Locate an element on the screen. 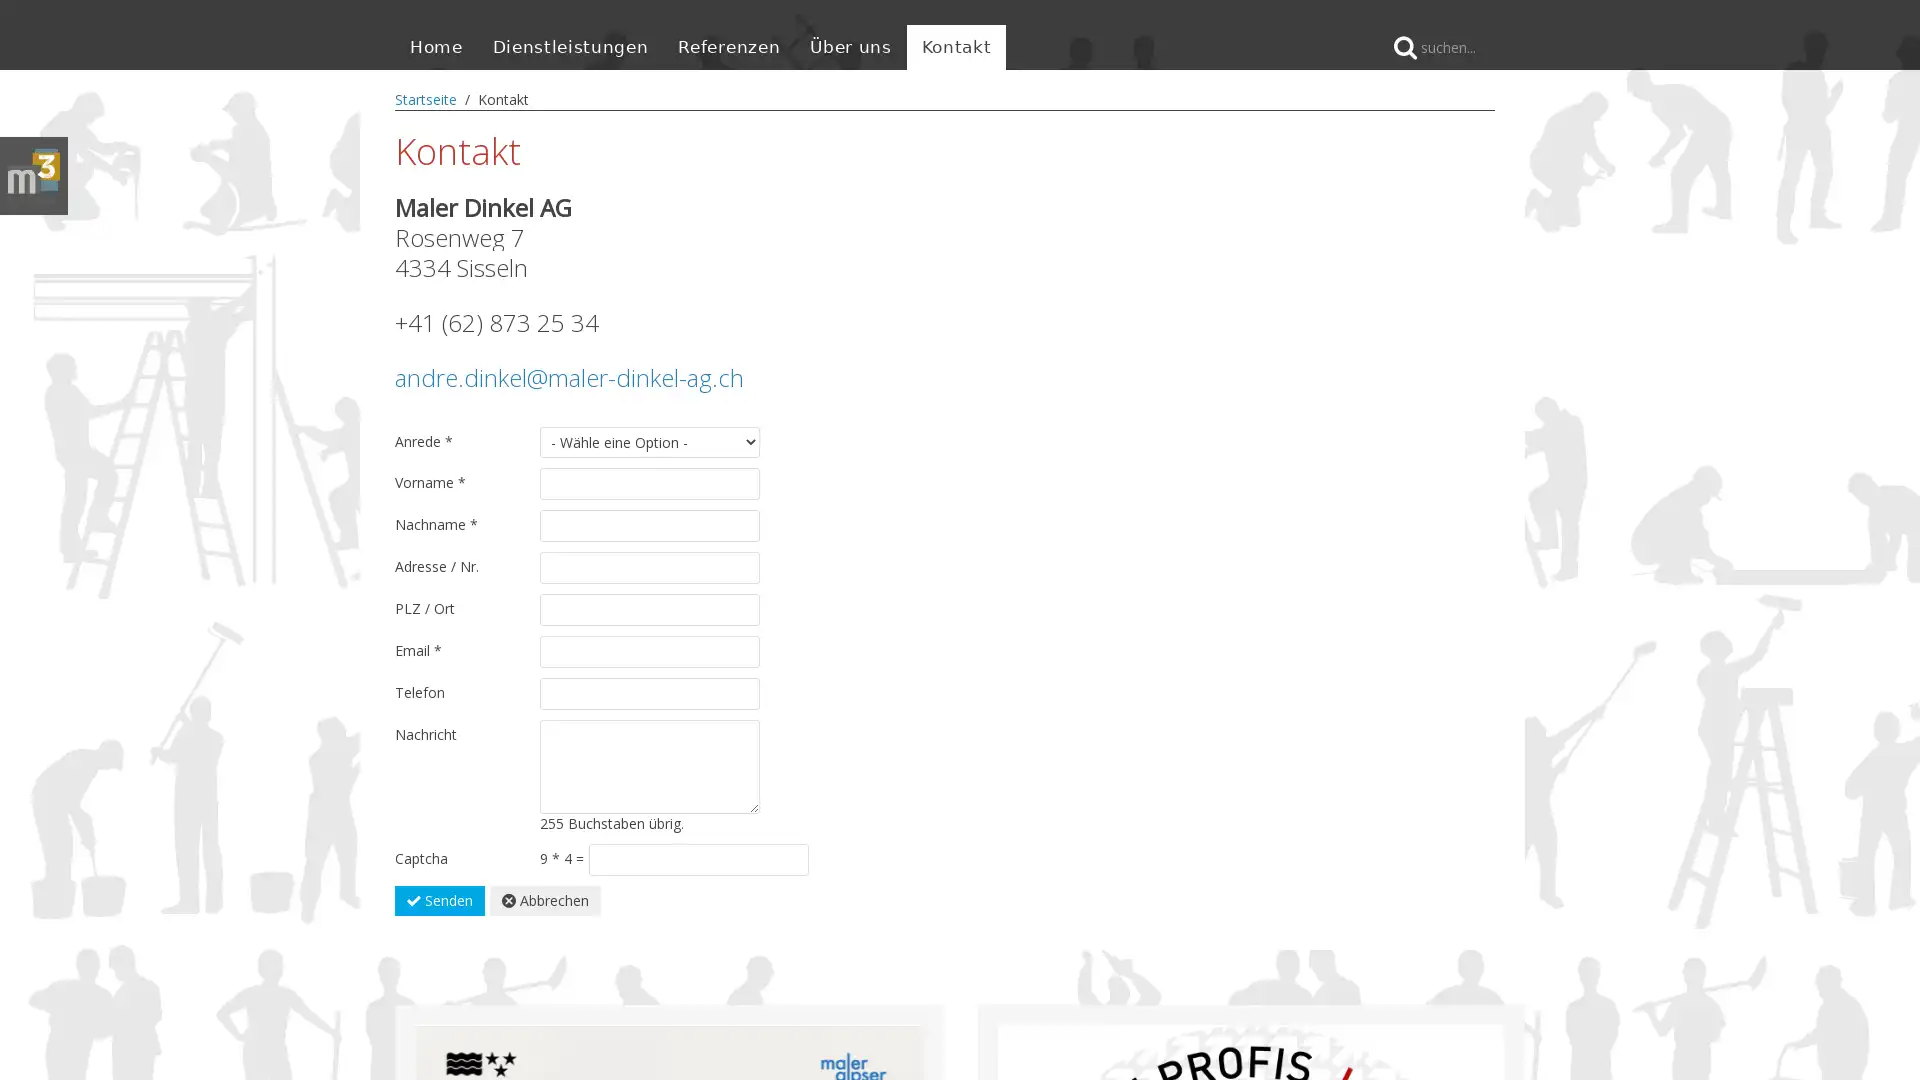  G Senden is located at coordinates (439, 898).